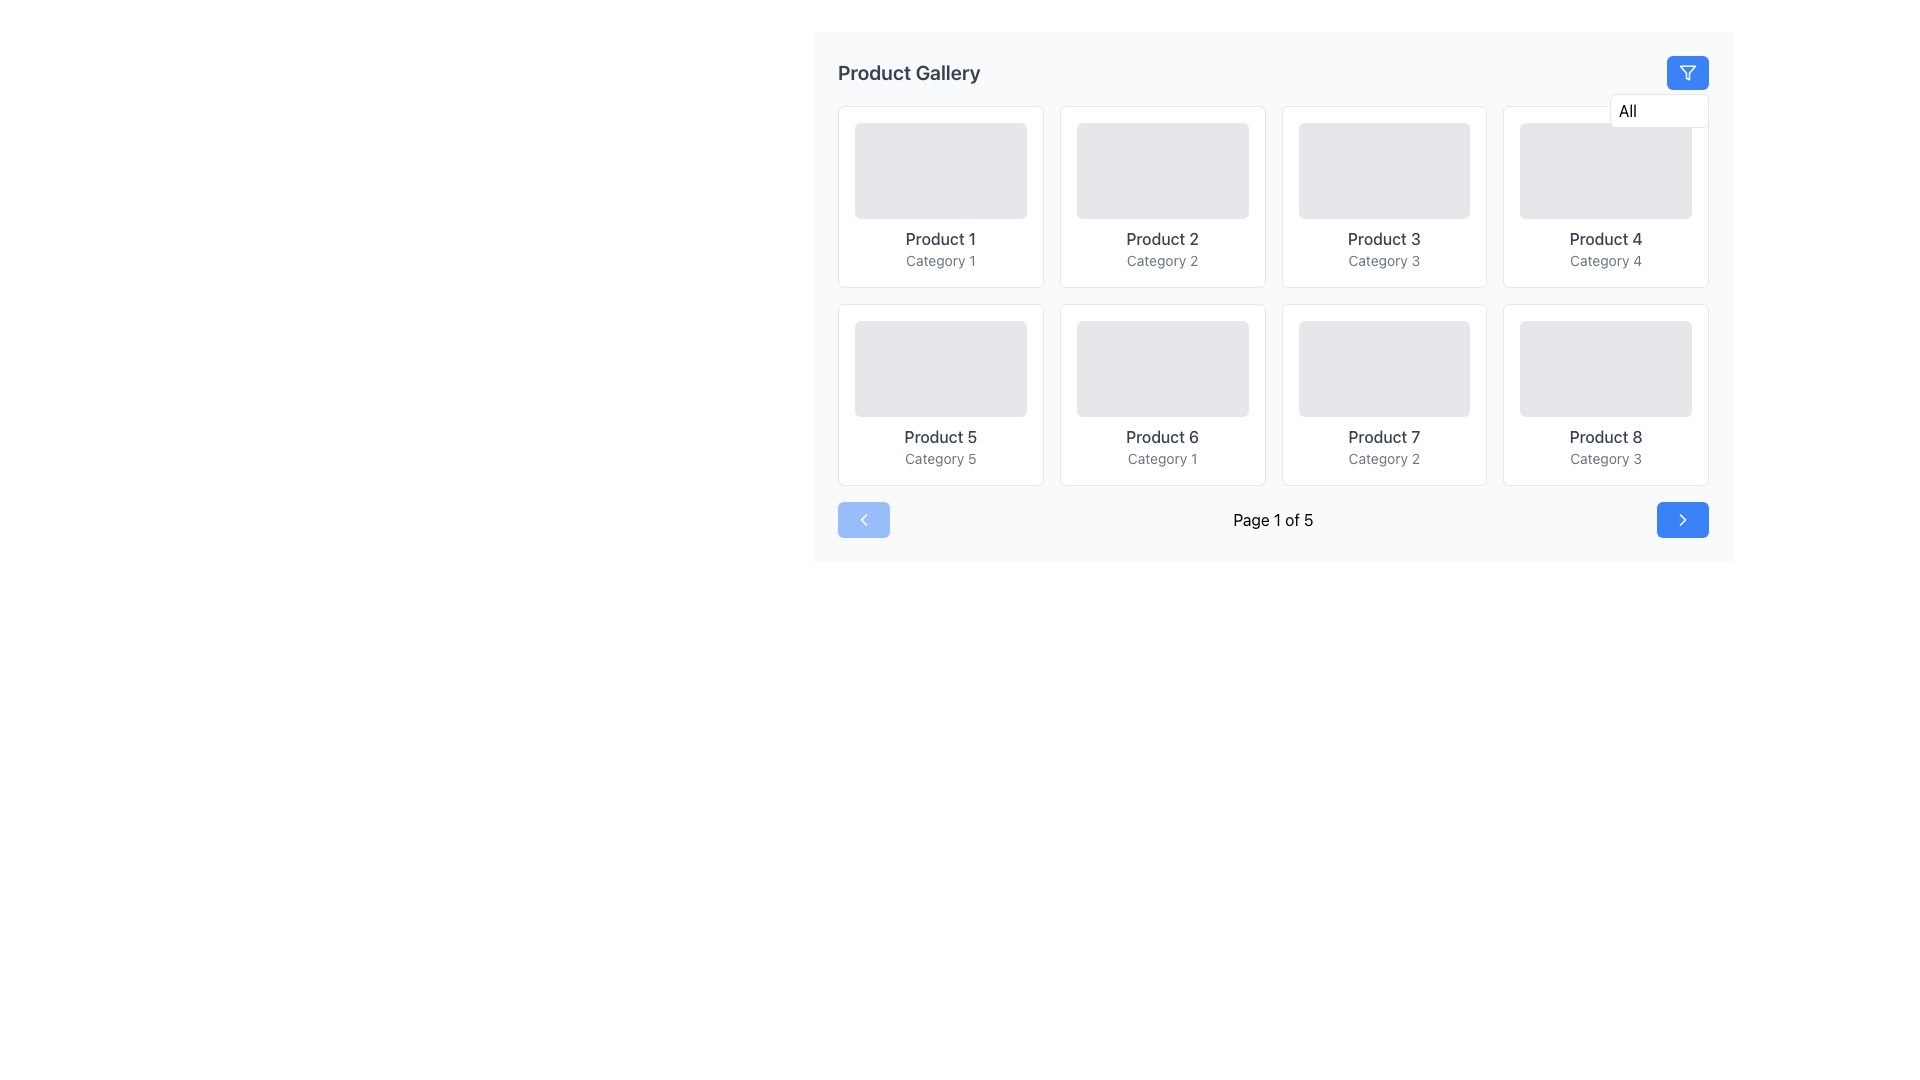 The image size is (1920, 1080). I want to click on the non-interactive text label indicating 'Category 1' for 'Product 6', positioned below the product title in the grid layout, so click(1162, 459).